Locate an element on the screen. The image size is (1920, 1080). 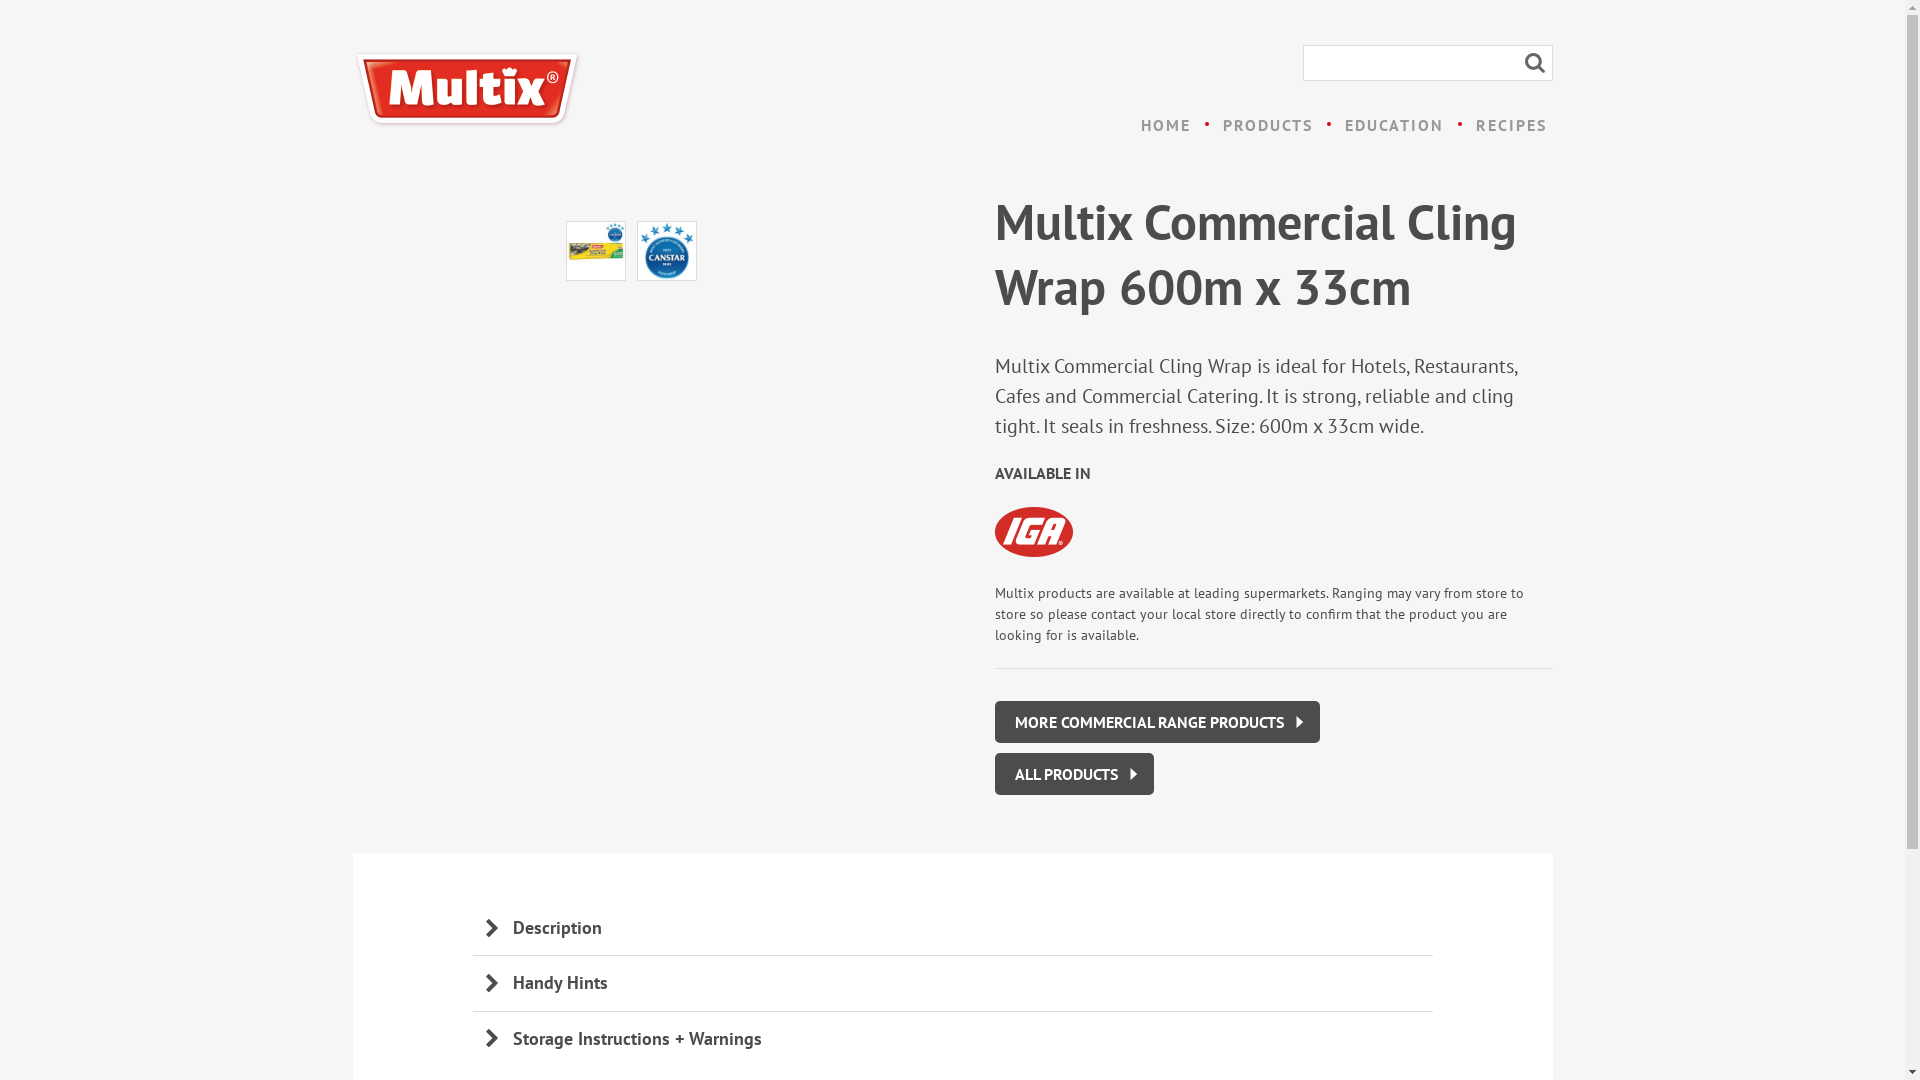
'Multix' is located at coordinates (465, 88).